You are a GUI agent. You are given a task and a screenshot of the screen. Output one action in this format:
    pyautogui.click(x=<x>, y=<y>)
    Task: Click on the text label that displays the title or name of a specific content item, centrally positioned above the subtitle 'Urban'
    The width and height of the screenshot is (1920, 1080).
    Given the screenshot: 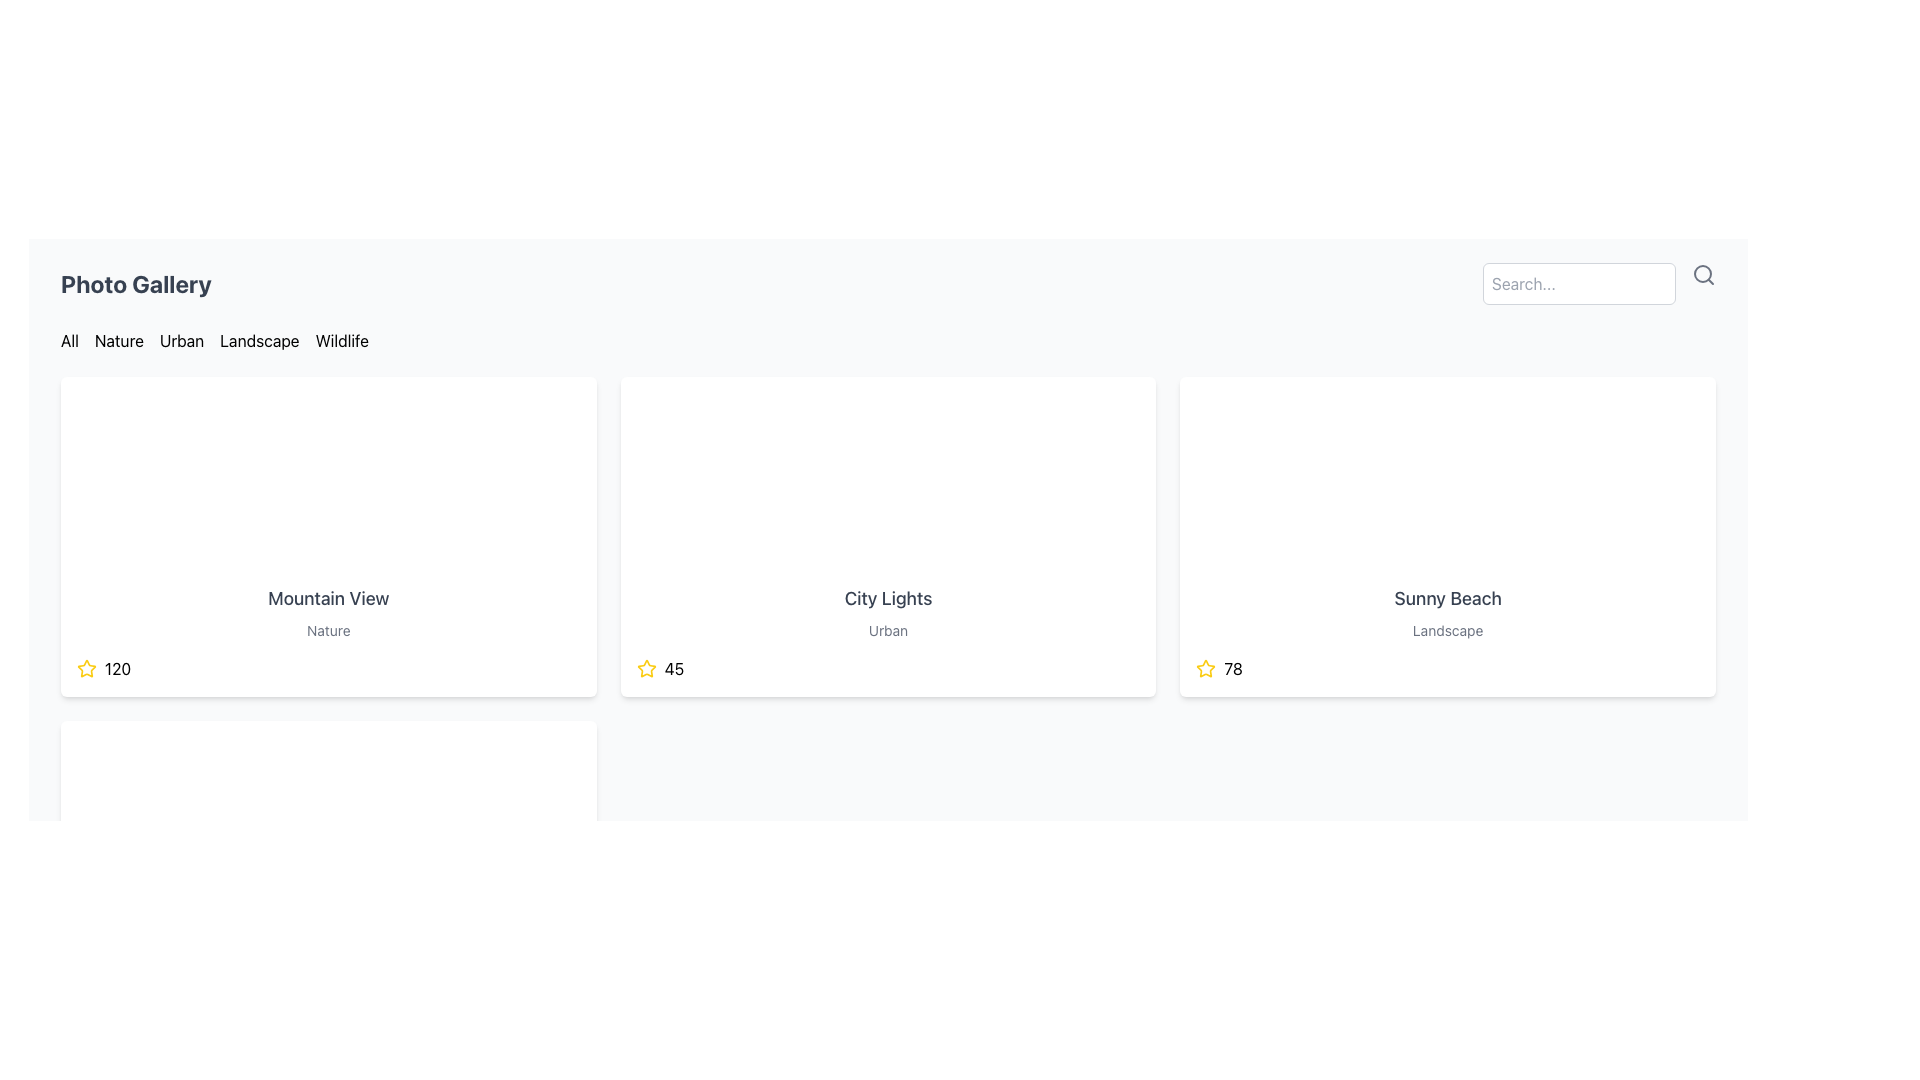 What is the action you would take?
    pyautogui.click(x=887, y=597)
    